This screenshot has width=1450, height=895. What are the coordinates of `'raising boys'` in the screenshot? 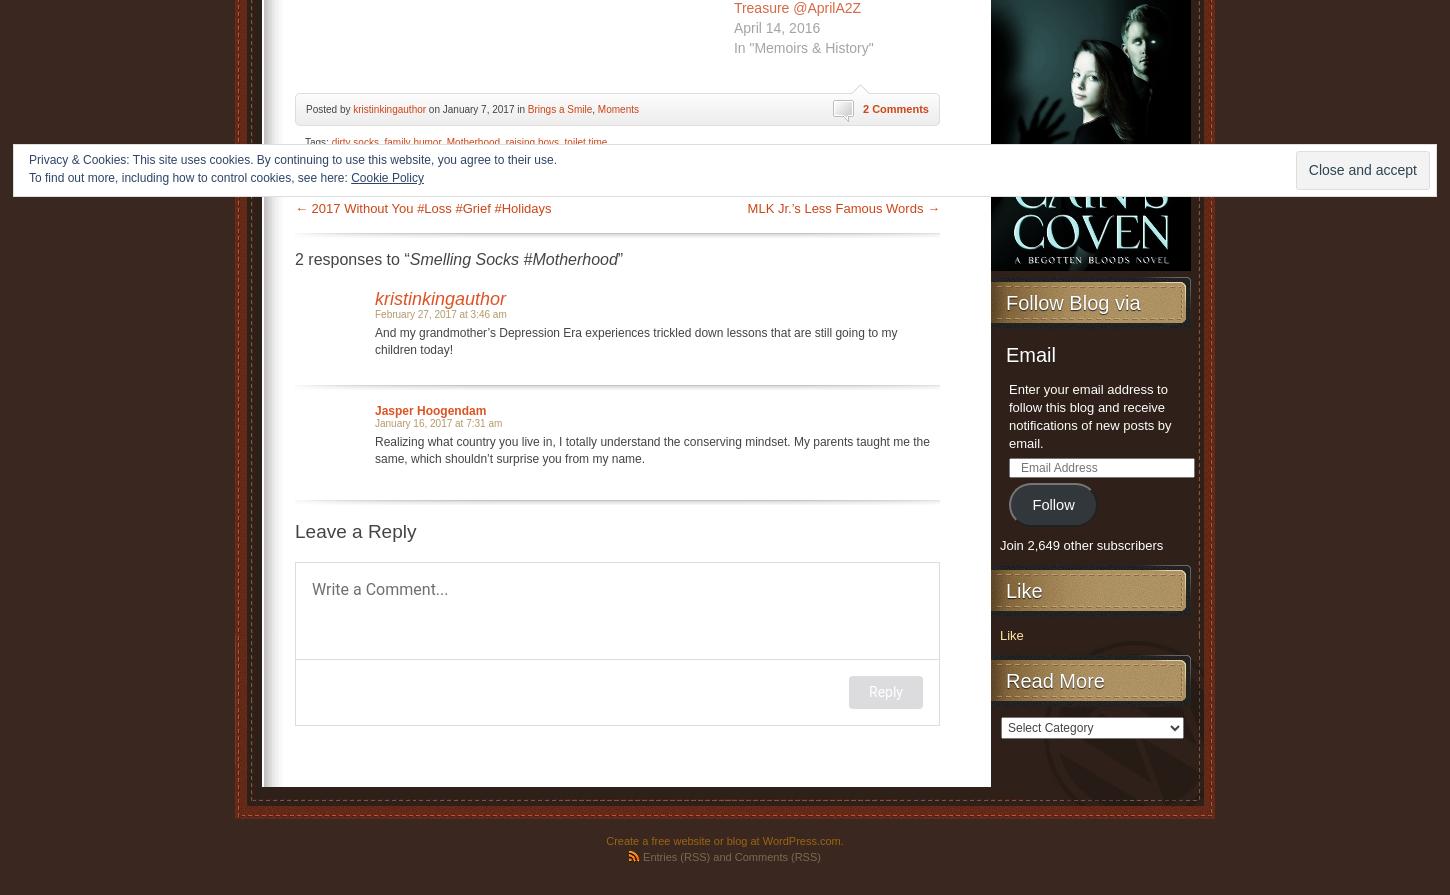 It's located at (532, 141).